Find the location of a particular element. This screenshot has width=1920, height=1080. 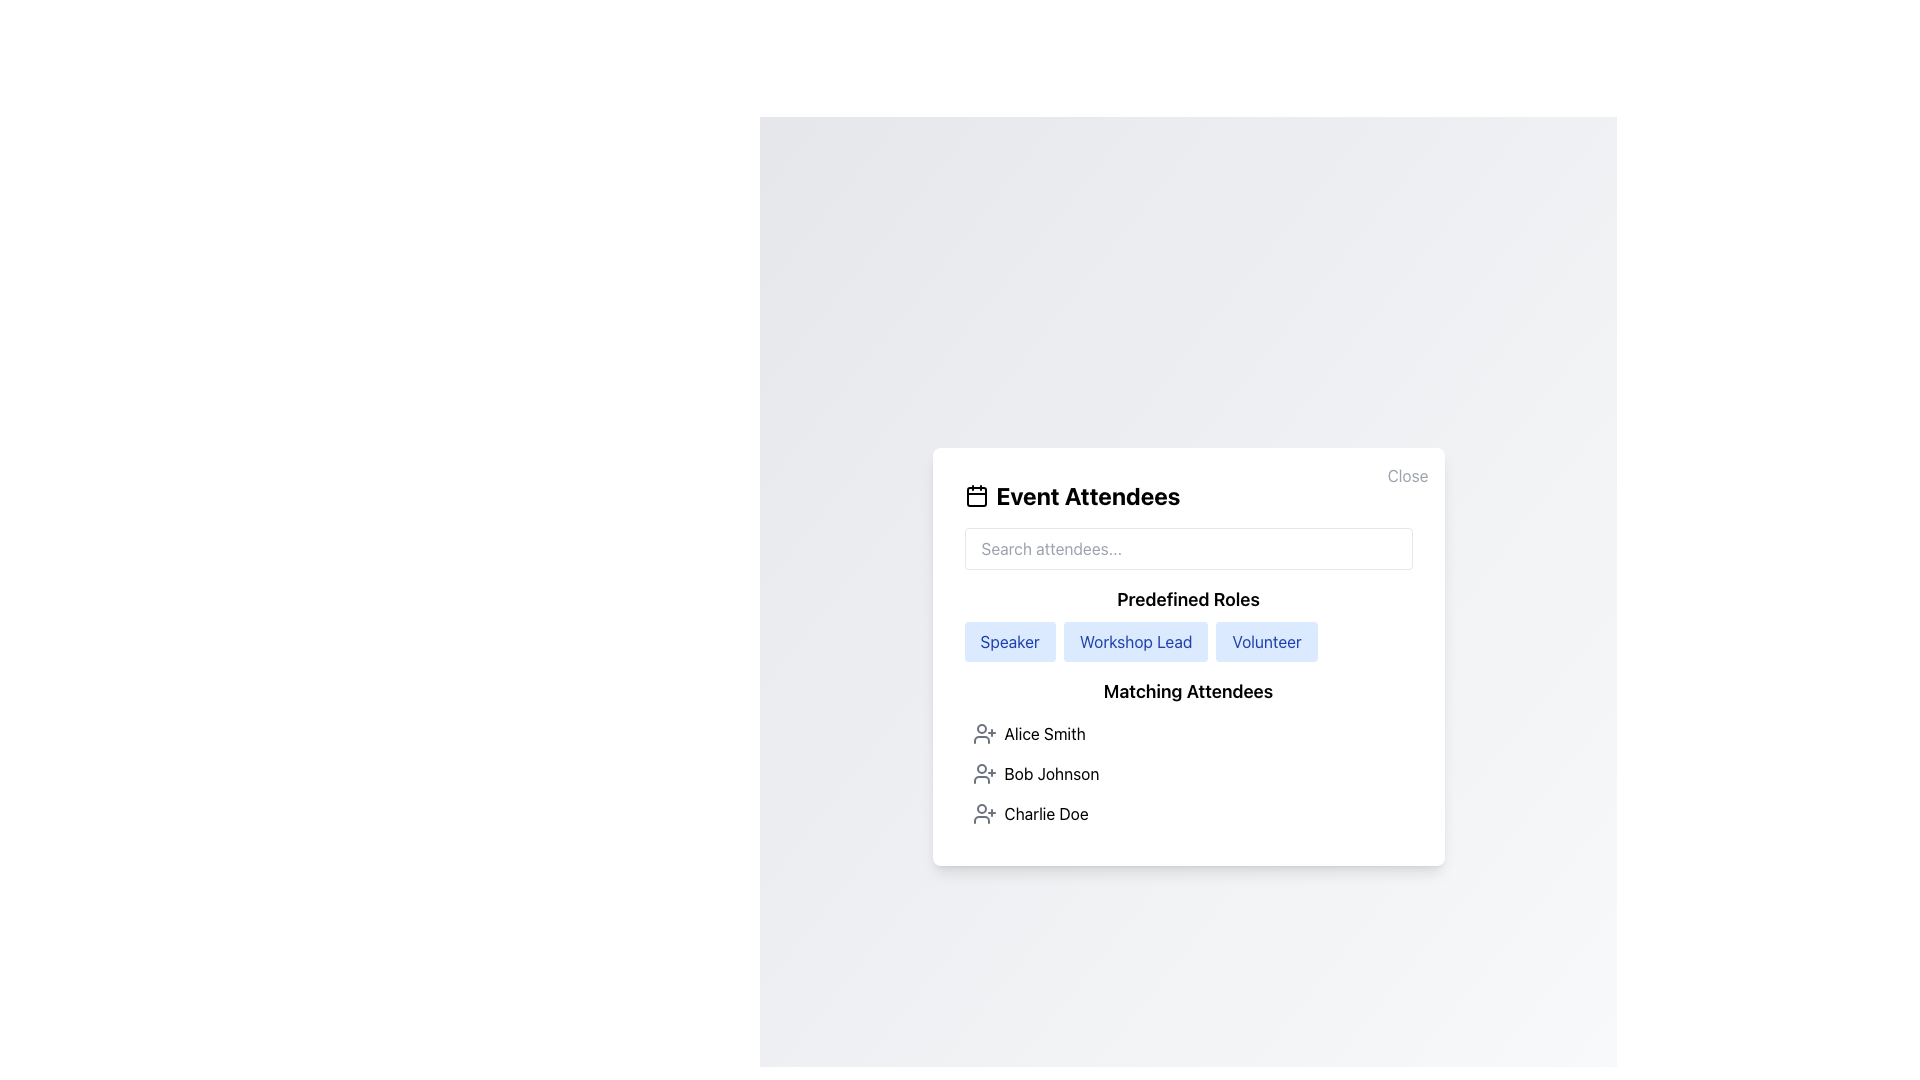

the 'Speaker' button in the 'Predefined Roles' section is located at coordinates (1010, 641).